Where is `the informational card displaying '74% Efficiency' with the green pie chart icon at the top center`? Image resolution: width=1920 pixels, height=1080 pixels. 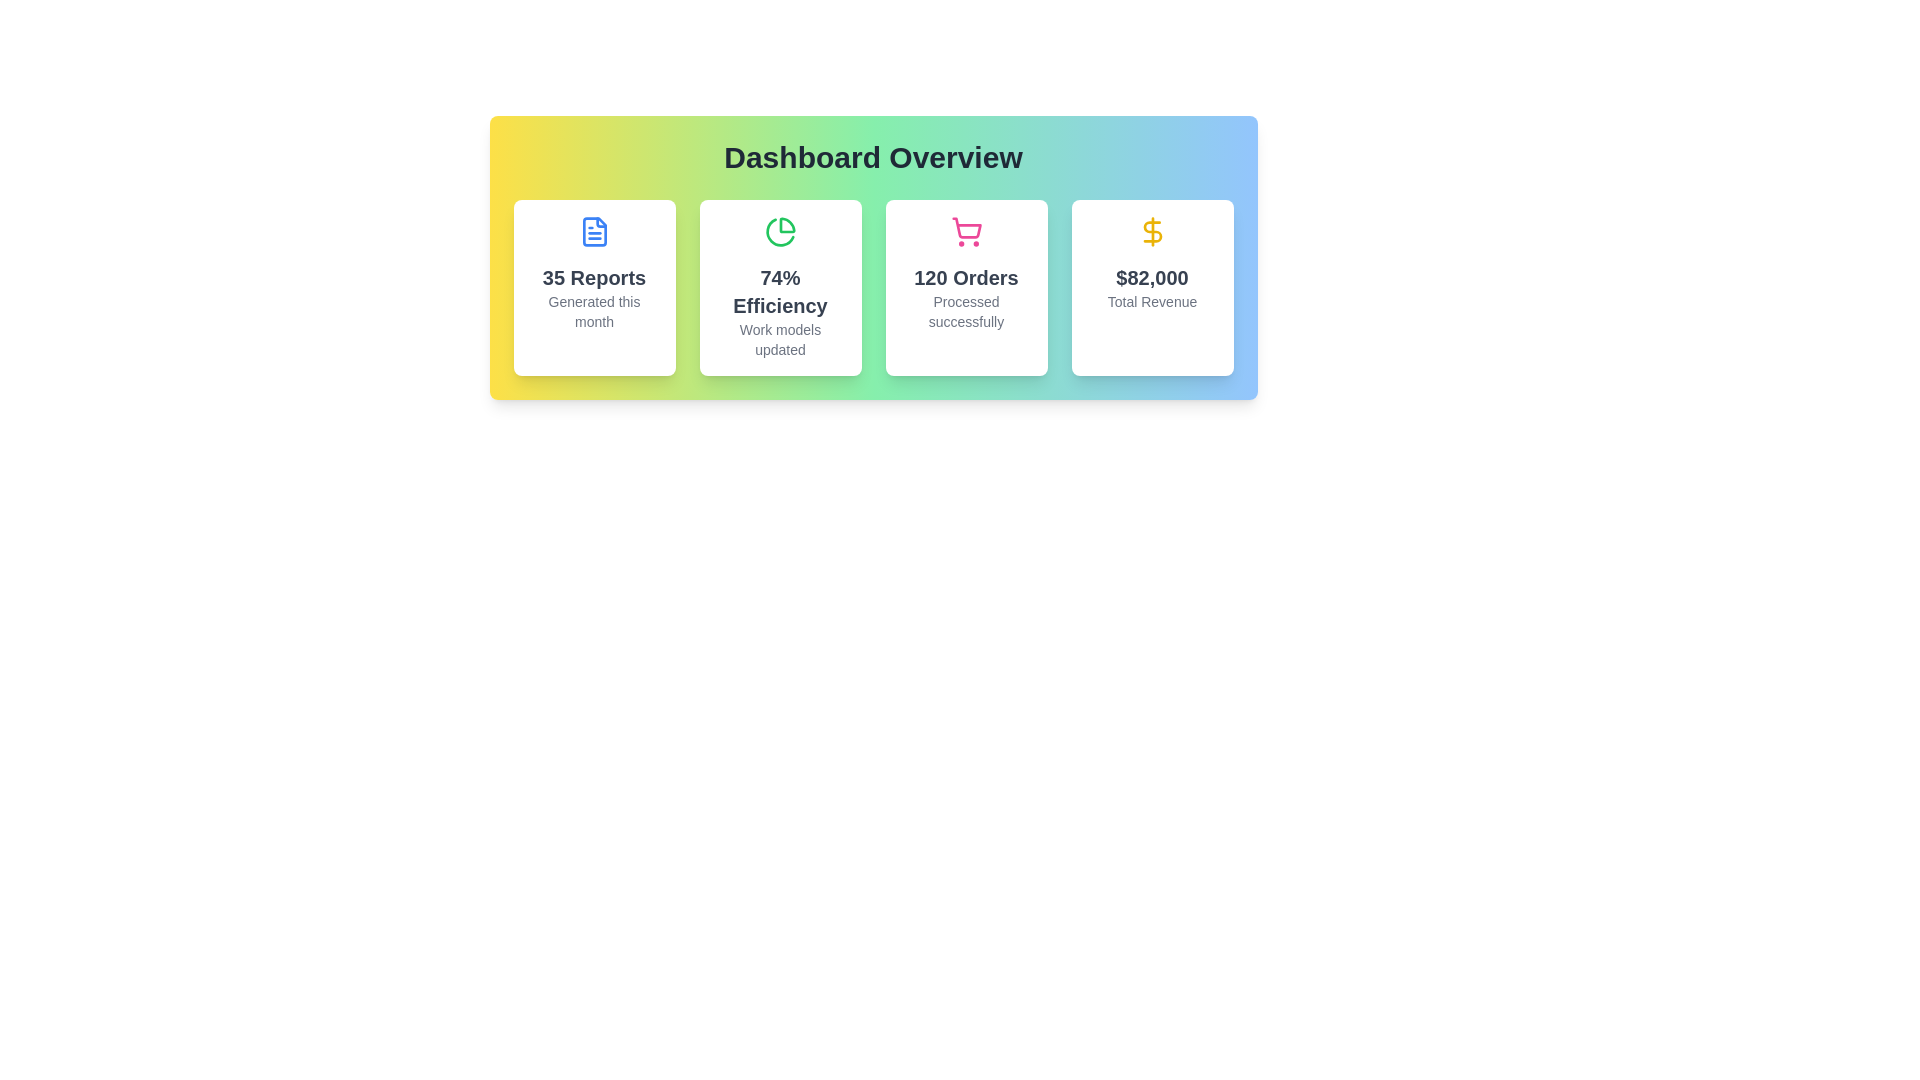
the informational card displaying '74% Efficiency' with the green pie chart icon at the top center is located at coordinates (779, 288).